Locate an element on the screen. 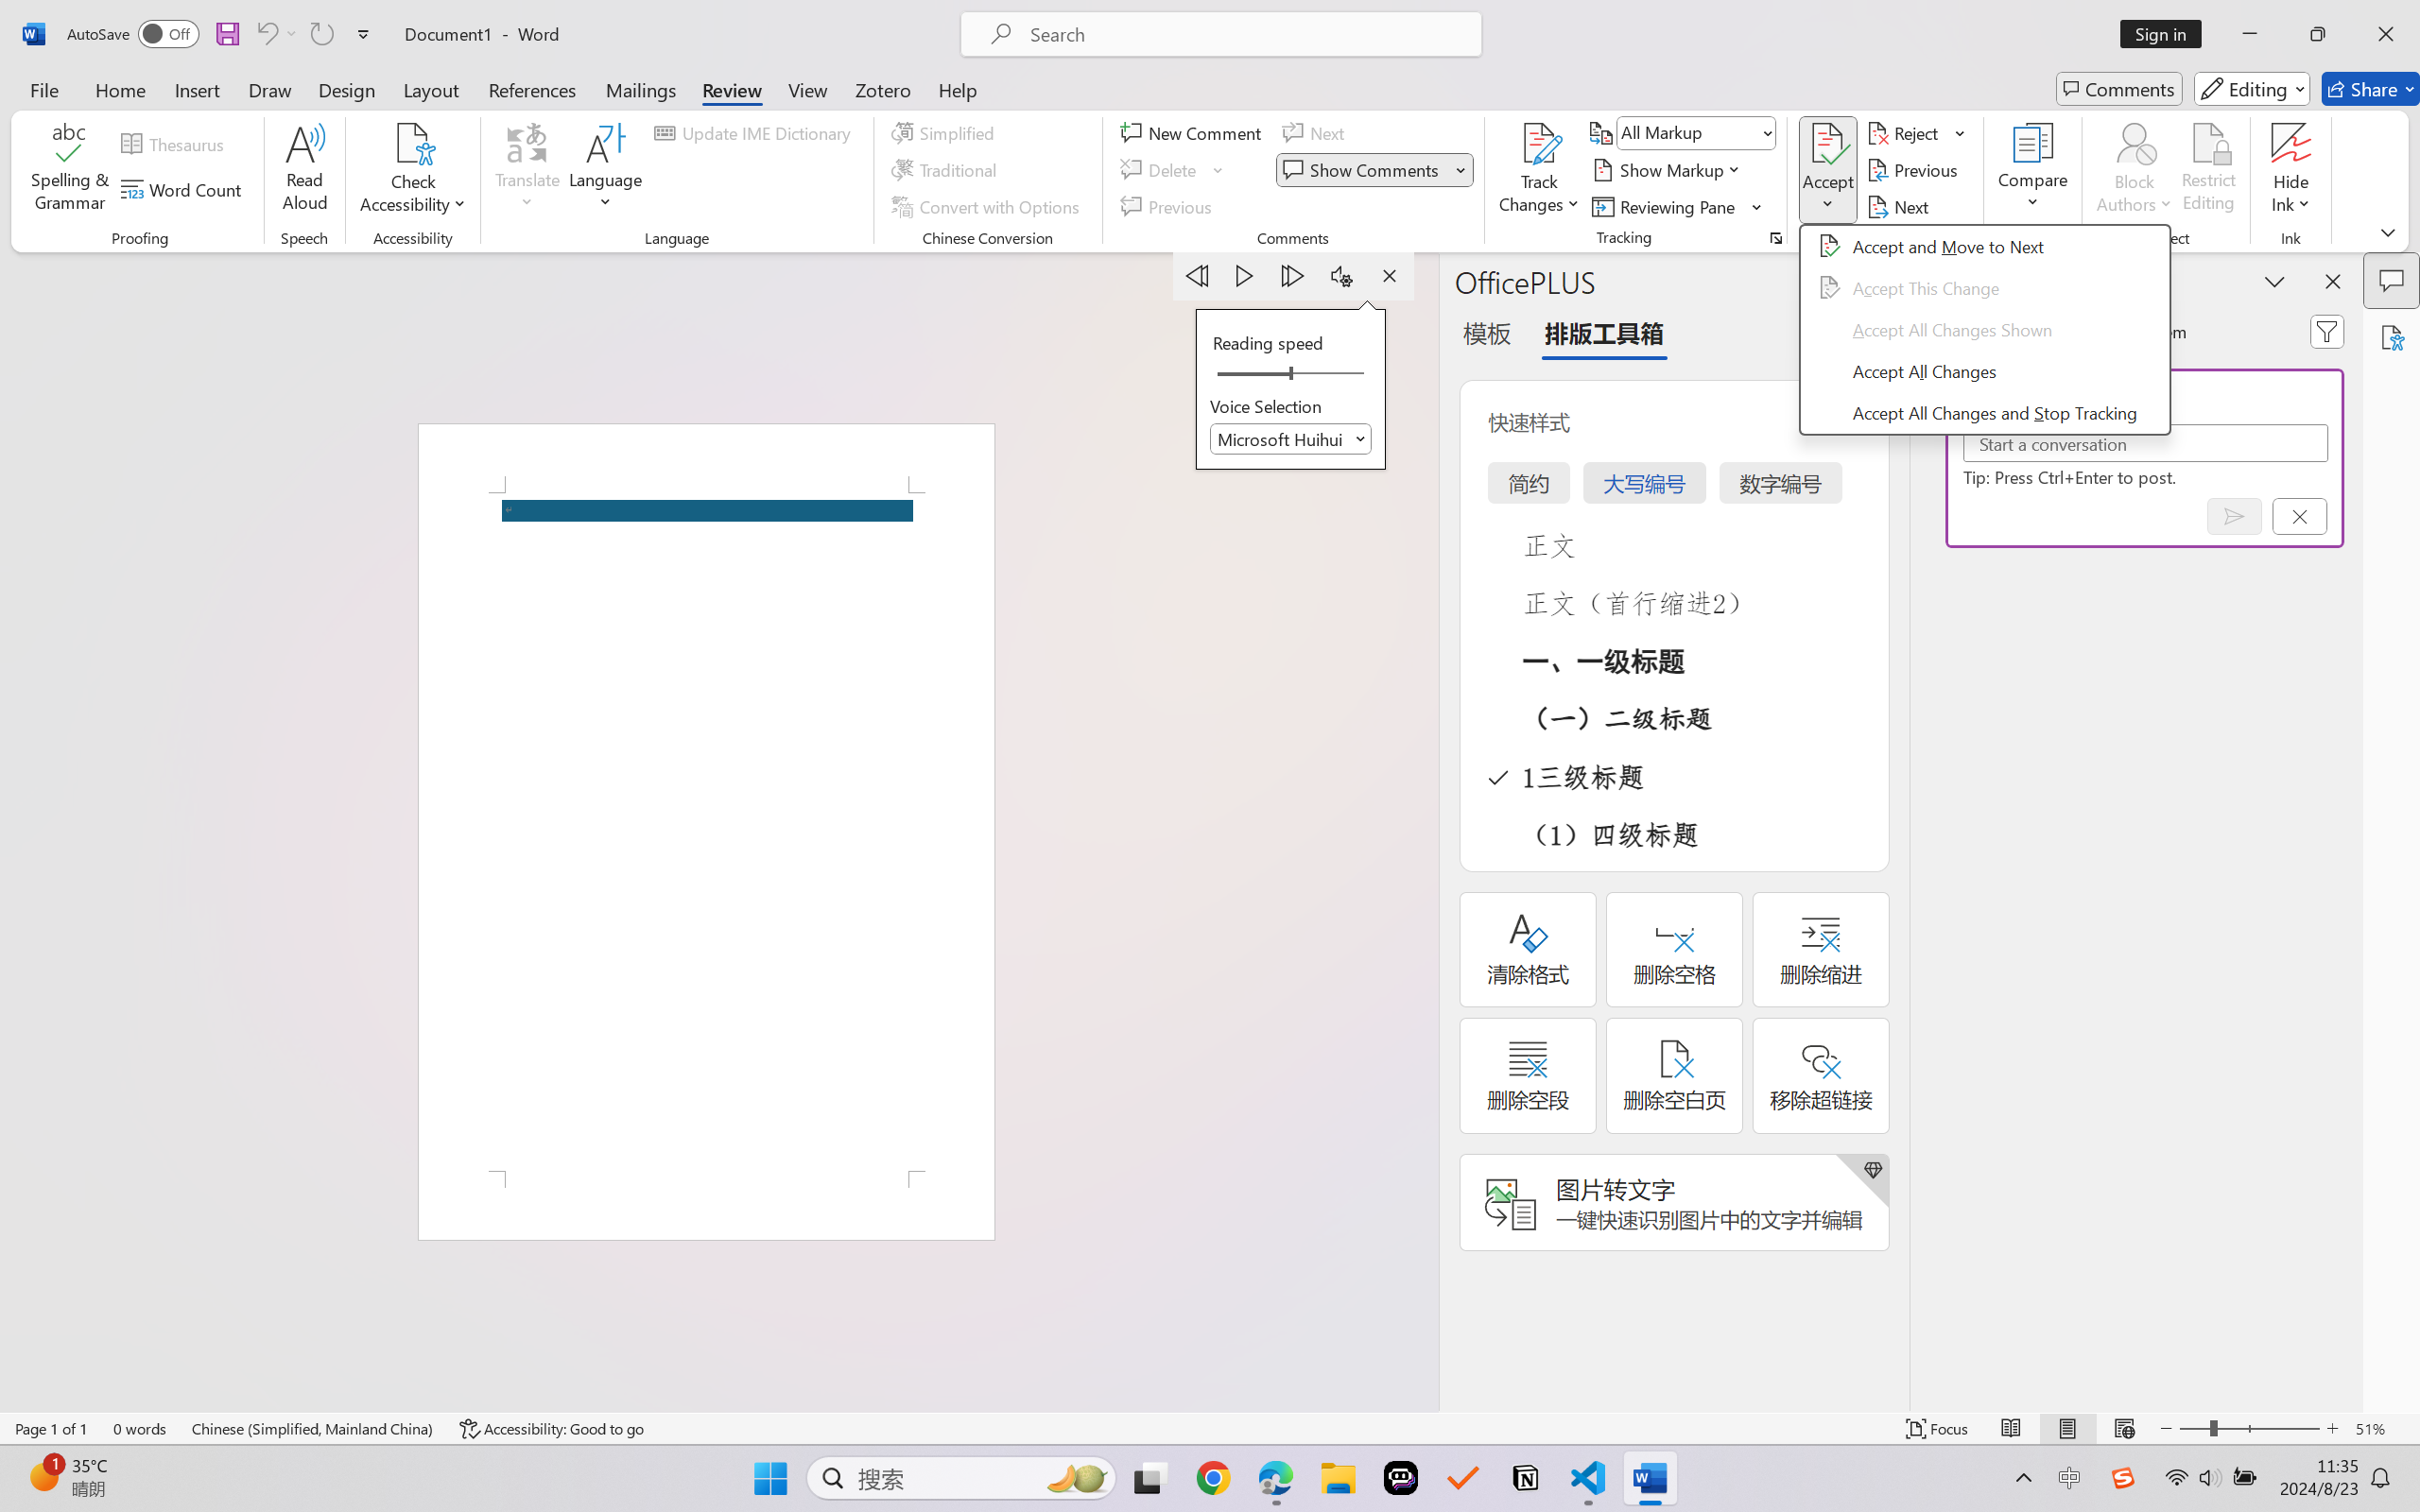 Image resolution: width=2420 pixels, height=1512 pixels. 'Voice Selection' is located at coordinates (1289, 438).